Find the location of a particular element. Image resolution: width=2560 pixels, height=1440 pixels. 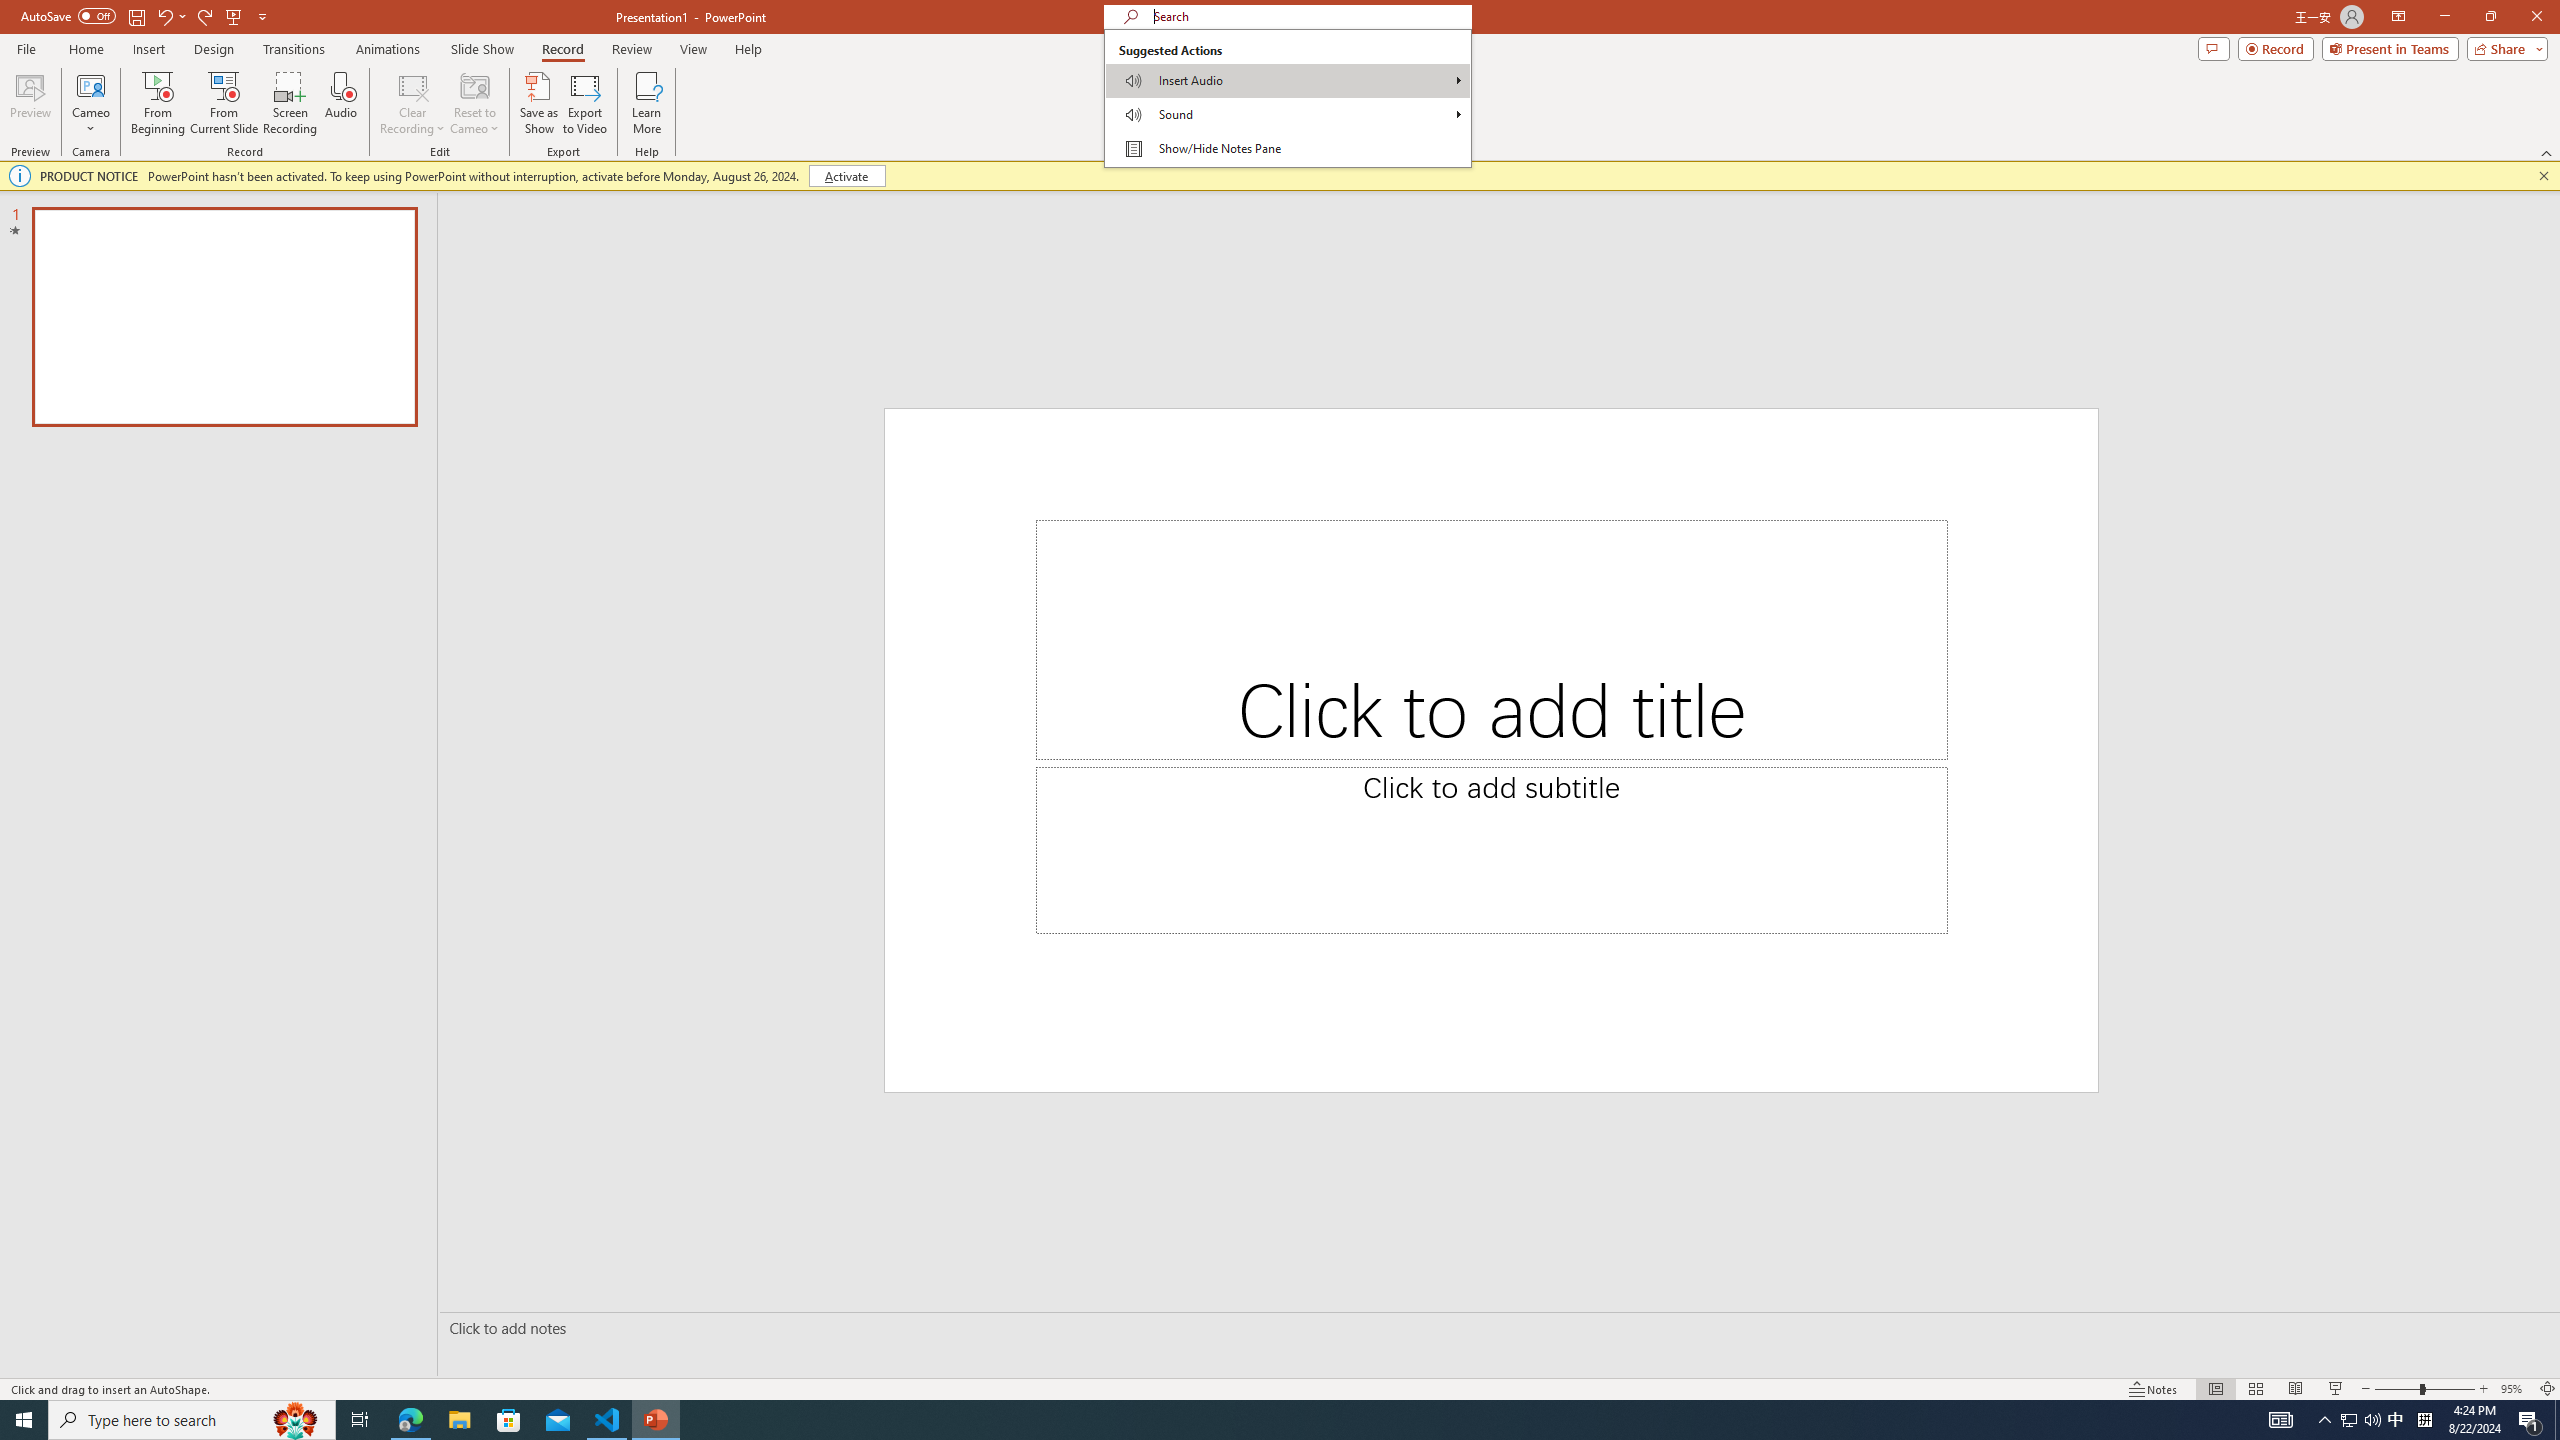

'Show/Hide Notes Pane' is located at coordinates (1287, 149).